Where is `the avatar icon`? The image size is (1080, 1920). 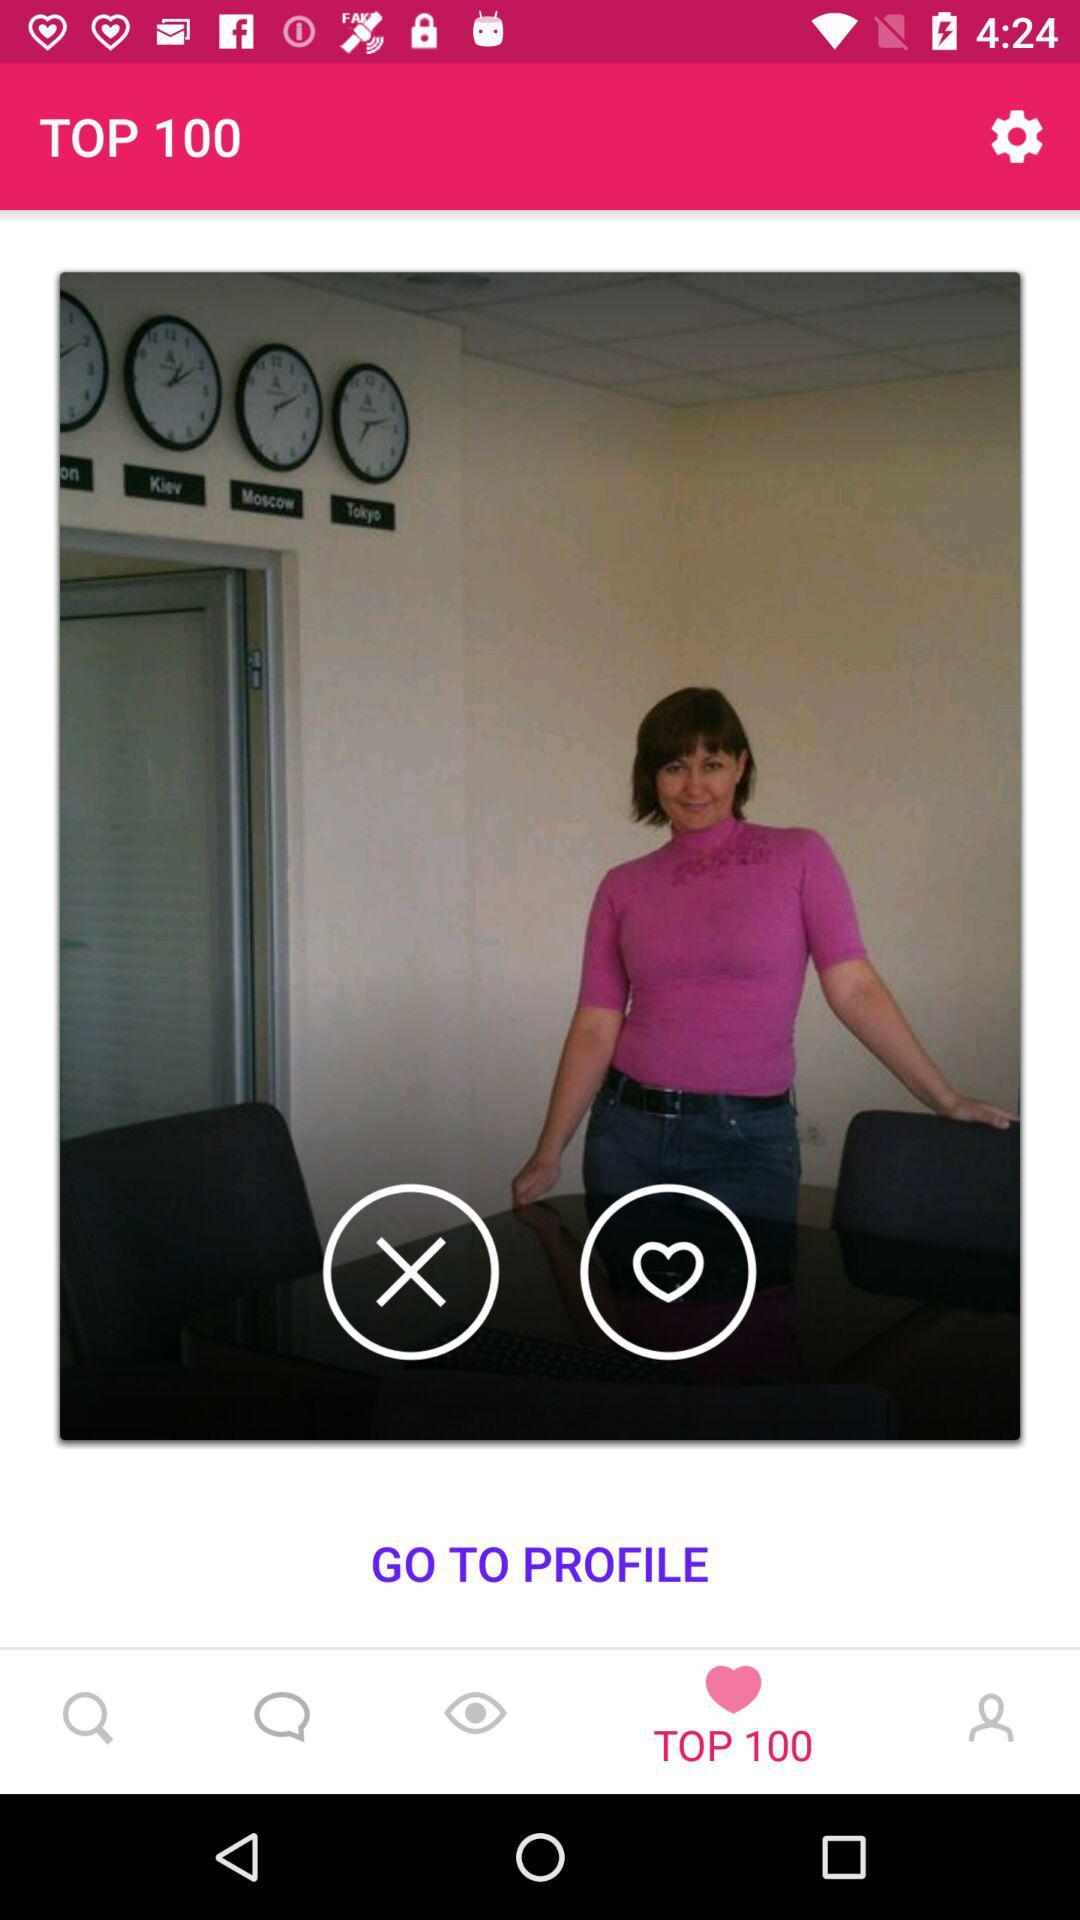
the avatar icon is located at coordinates (986, 1721).